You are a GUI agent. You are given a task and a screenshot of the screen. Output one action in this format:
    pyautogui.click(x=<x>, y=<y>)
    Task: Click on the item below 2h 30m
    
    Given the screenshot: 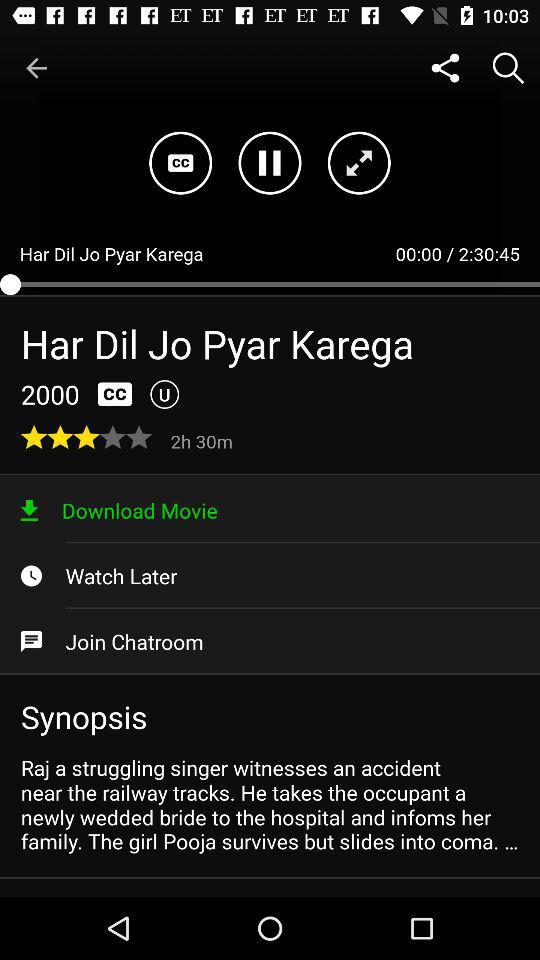 What is the action you would take?
    pyautogui.click(x=270, y=509)
    